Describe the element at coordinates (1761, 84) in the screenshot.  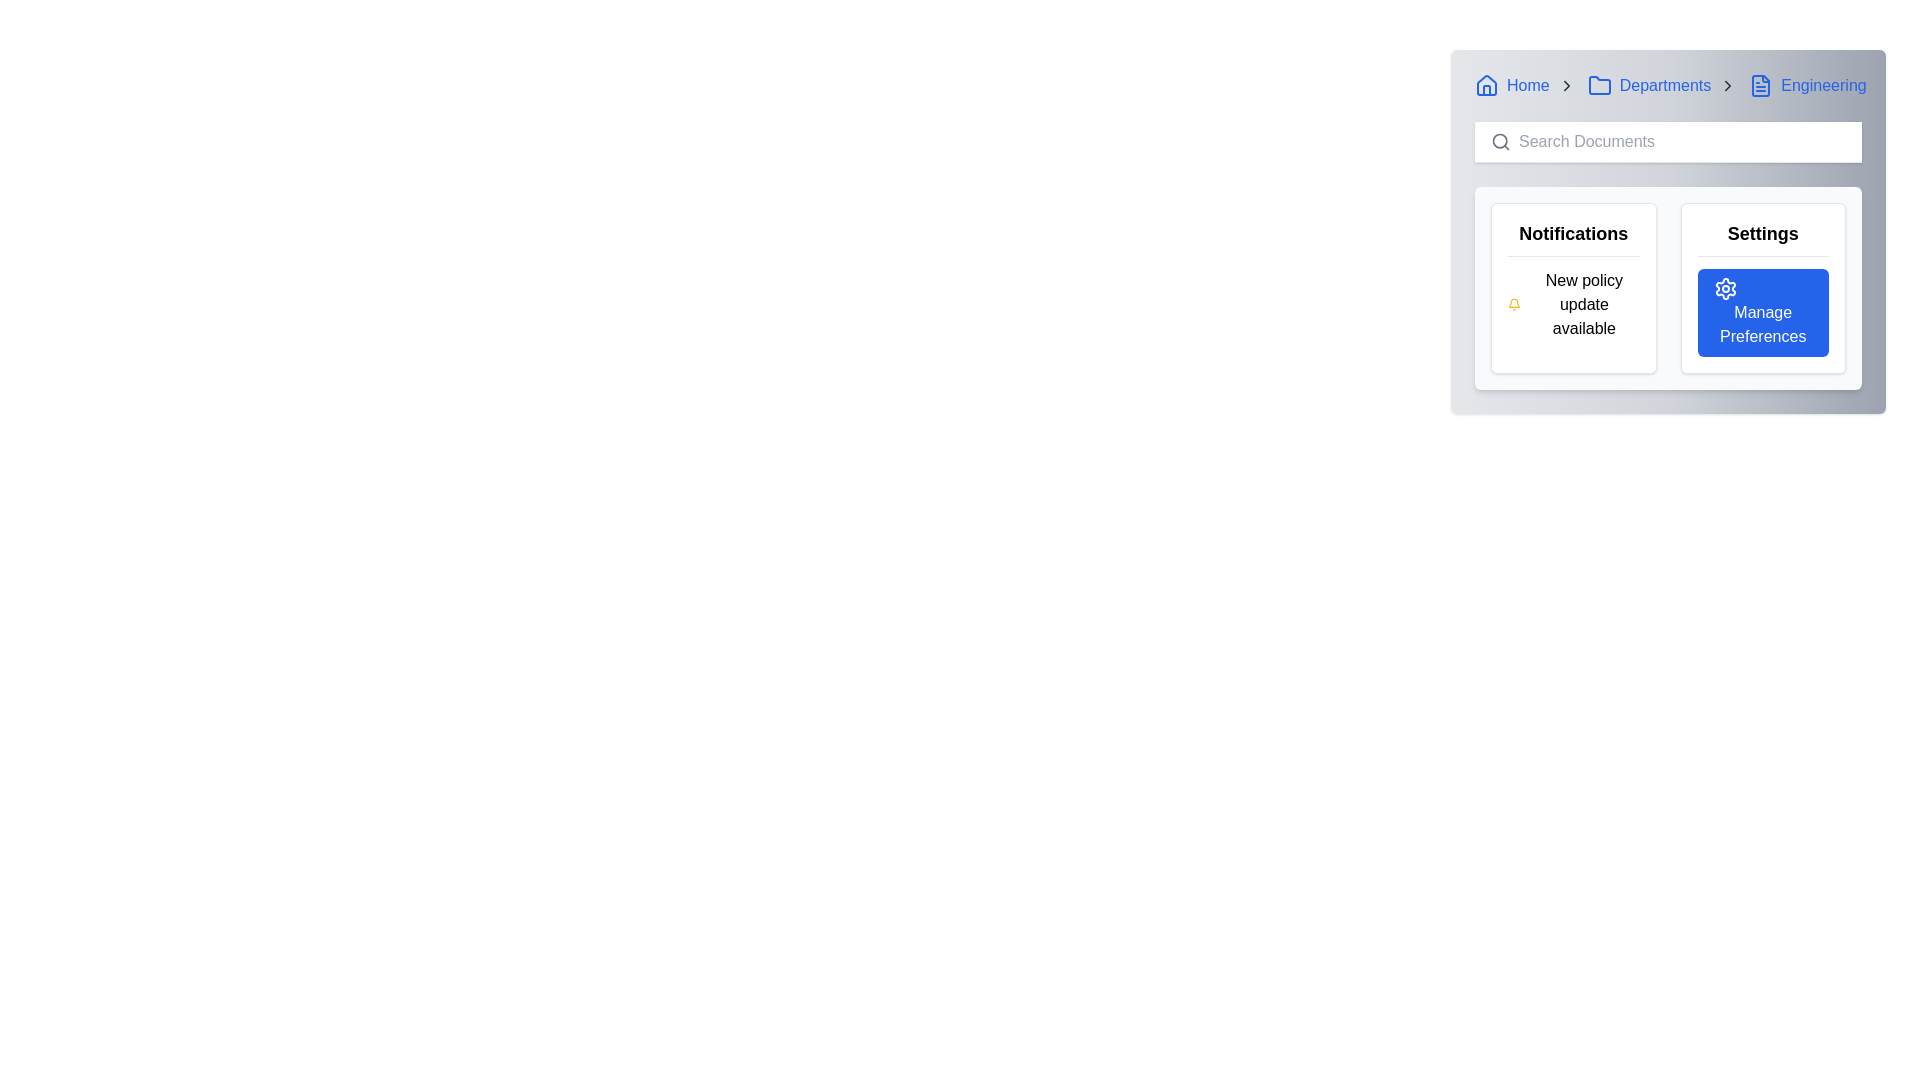
I see `the 'Engineering' icon in the breadcrumb navigation` at that location.